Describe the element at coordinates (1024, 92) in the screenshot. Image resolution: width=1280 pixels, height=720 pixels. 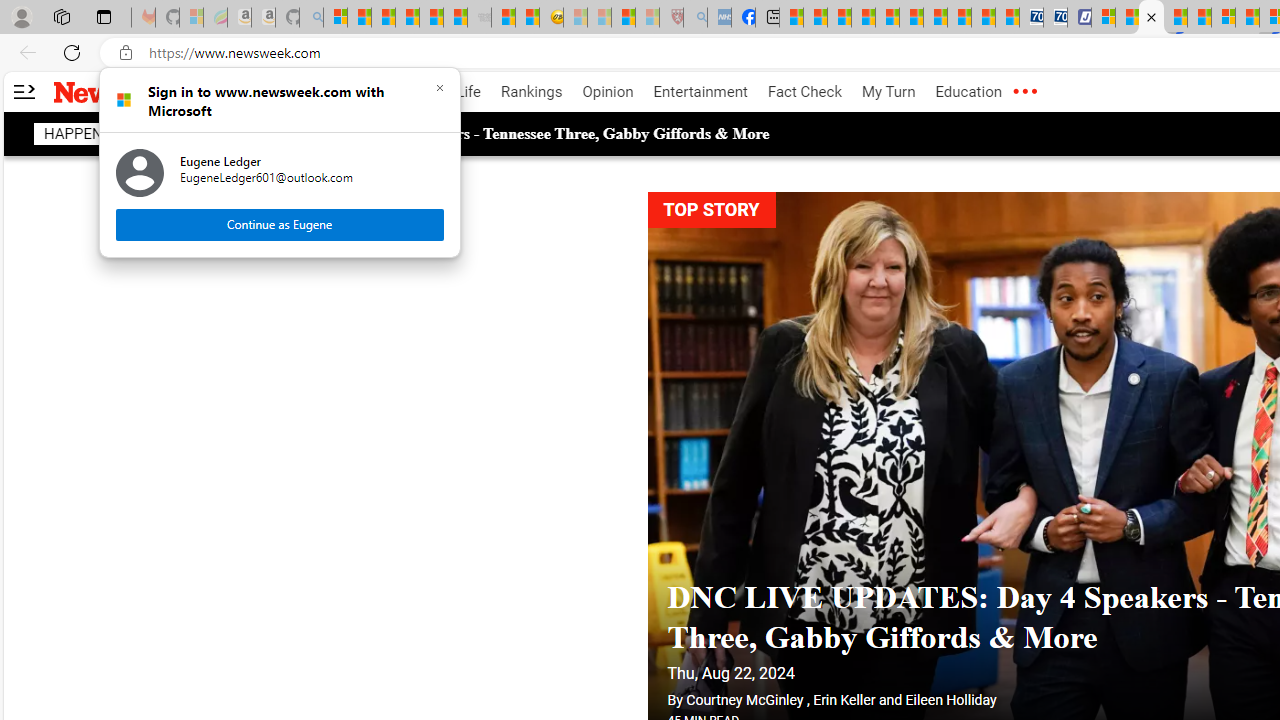
I see `'AutomationID: moreOptions'` at that location.